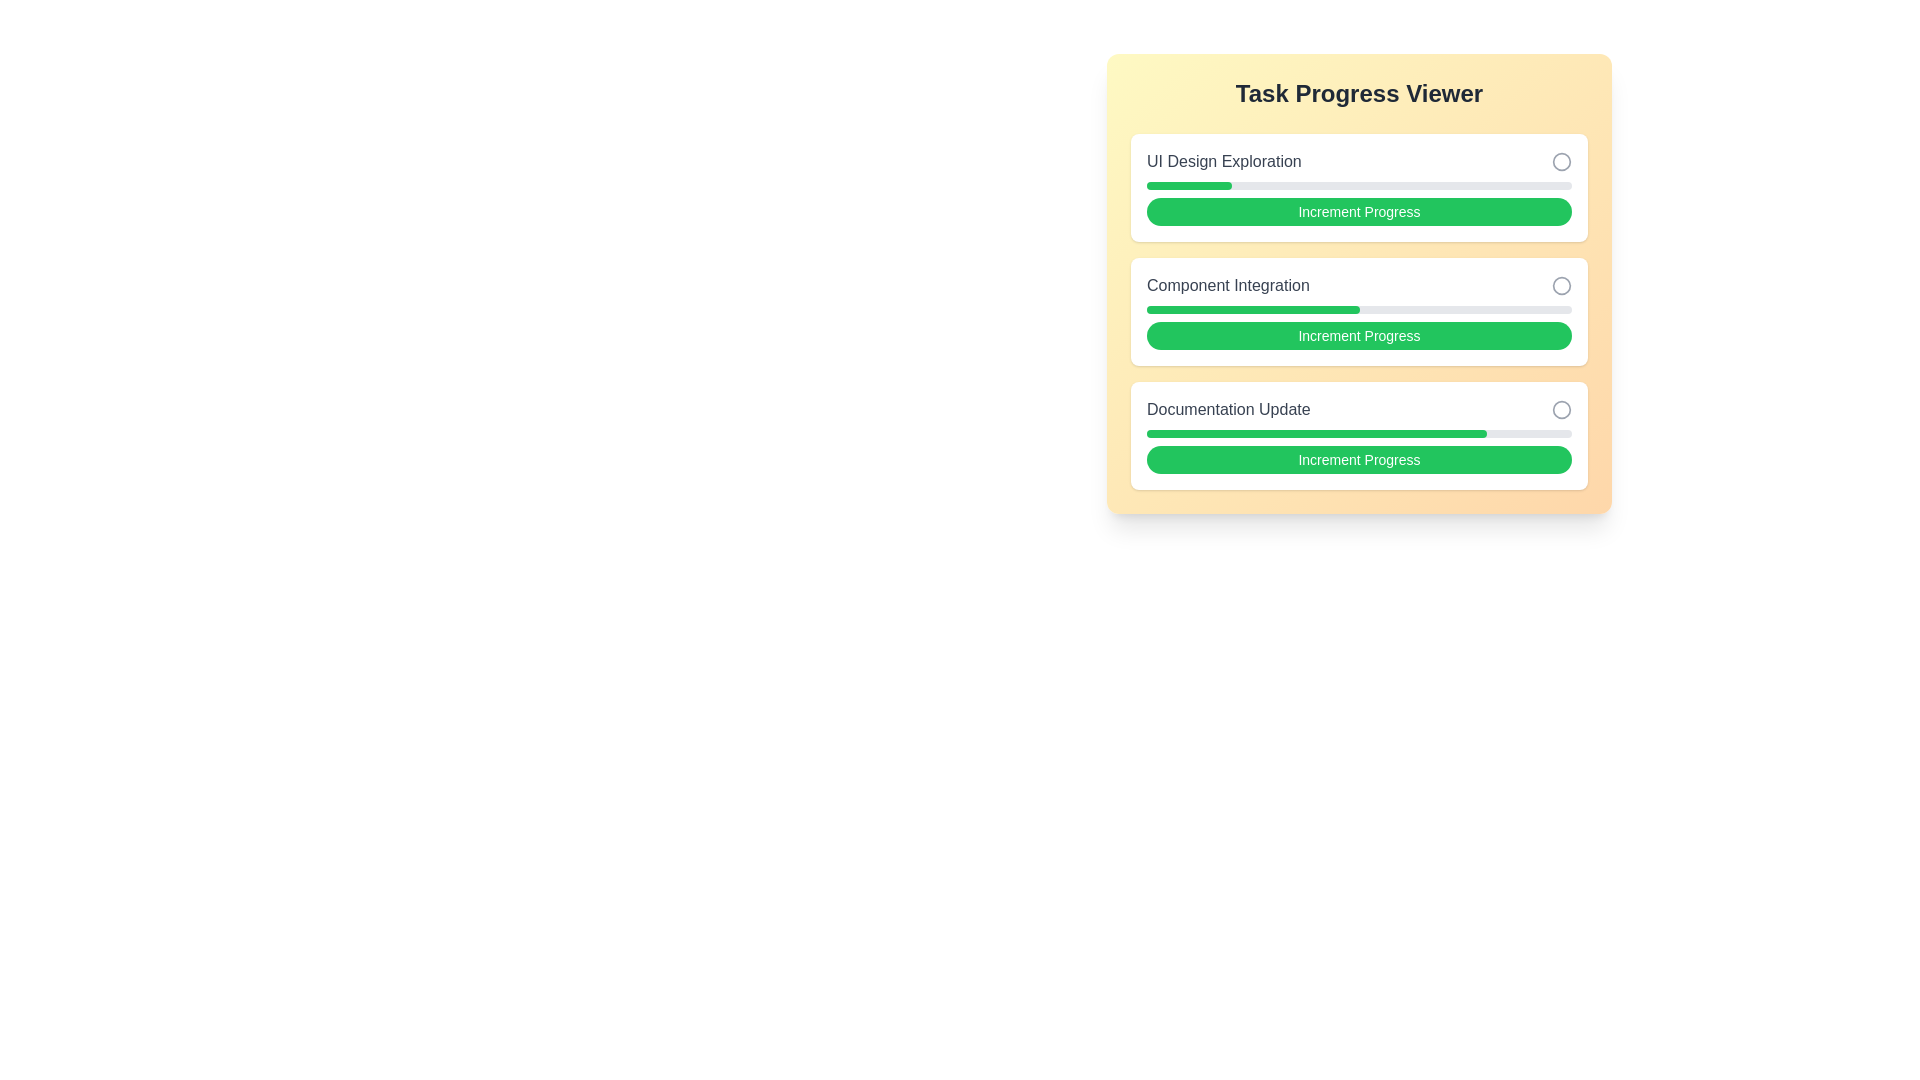  Describe the element at coordinates (1359, 334) in the screenshot. I see `the 'Increment Progress' button, which is a rounded button with a vibrant green background and white text` at that location.